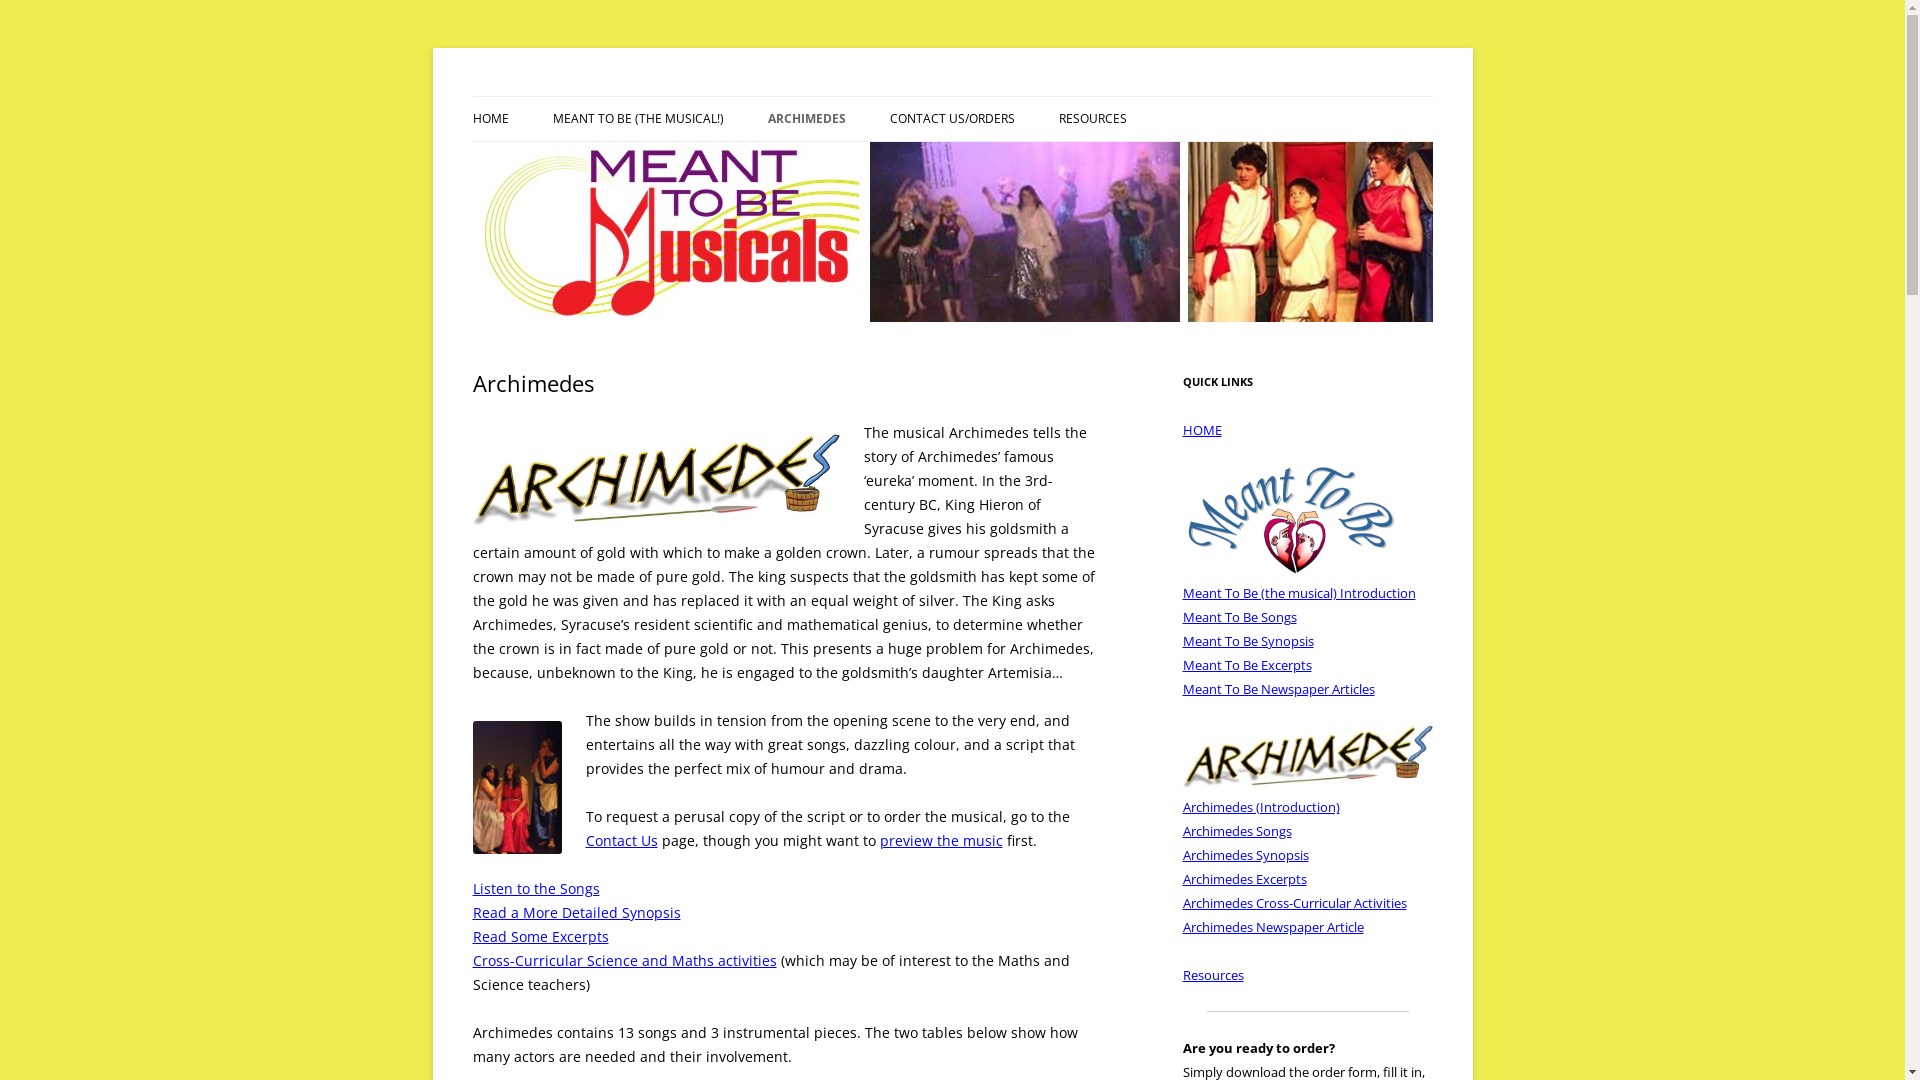  What do you see at coordinates (1181, 926) in the screenshot?
I see `'Archimedes Newspaper Article'` at bounding box center [1181, 926].